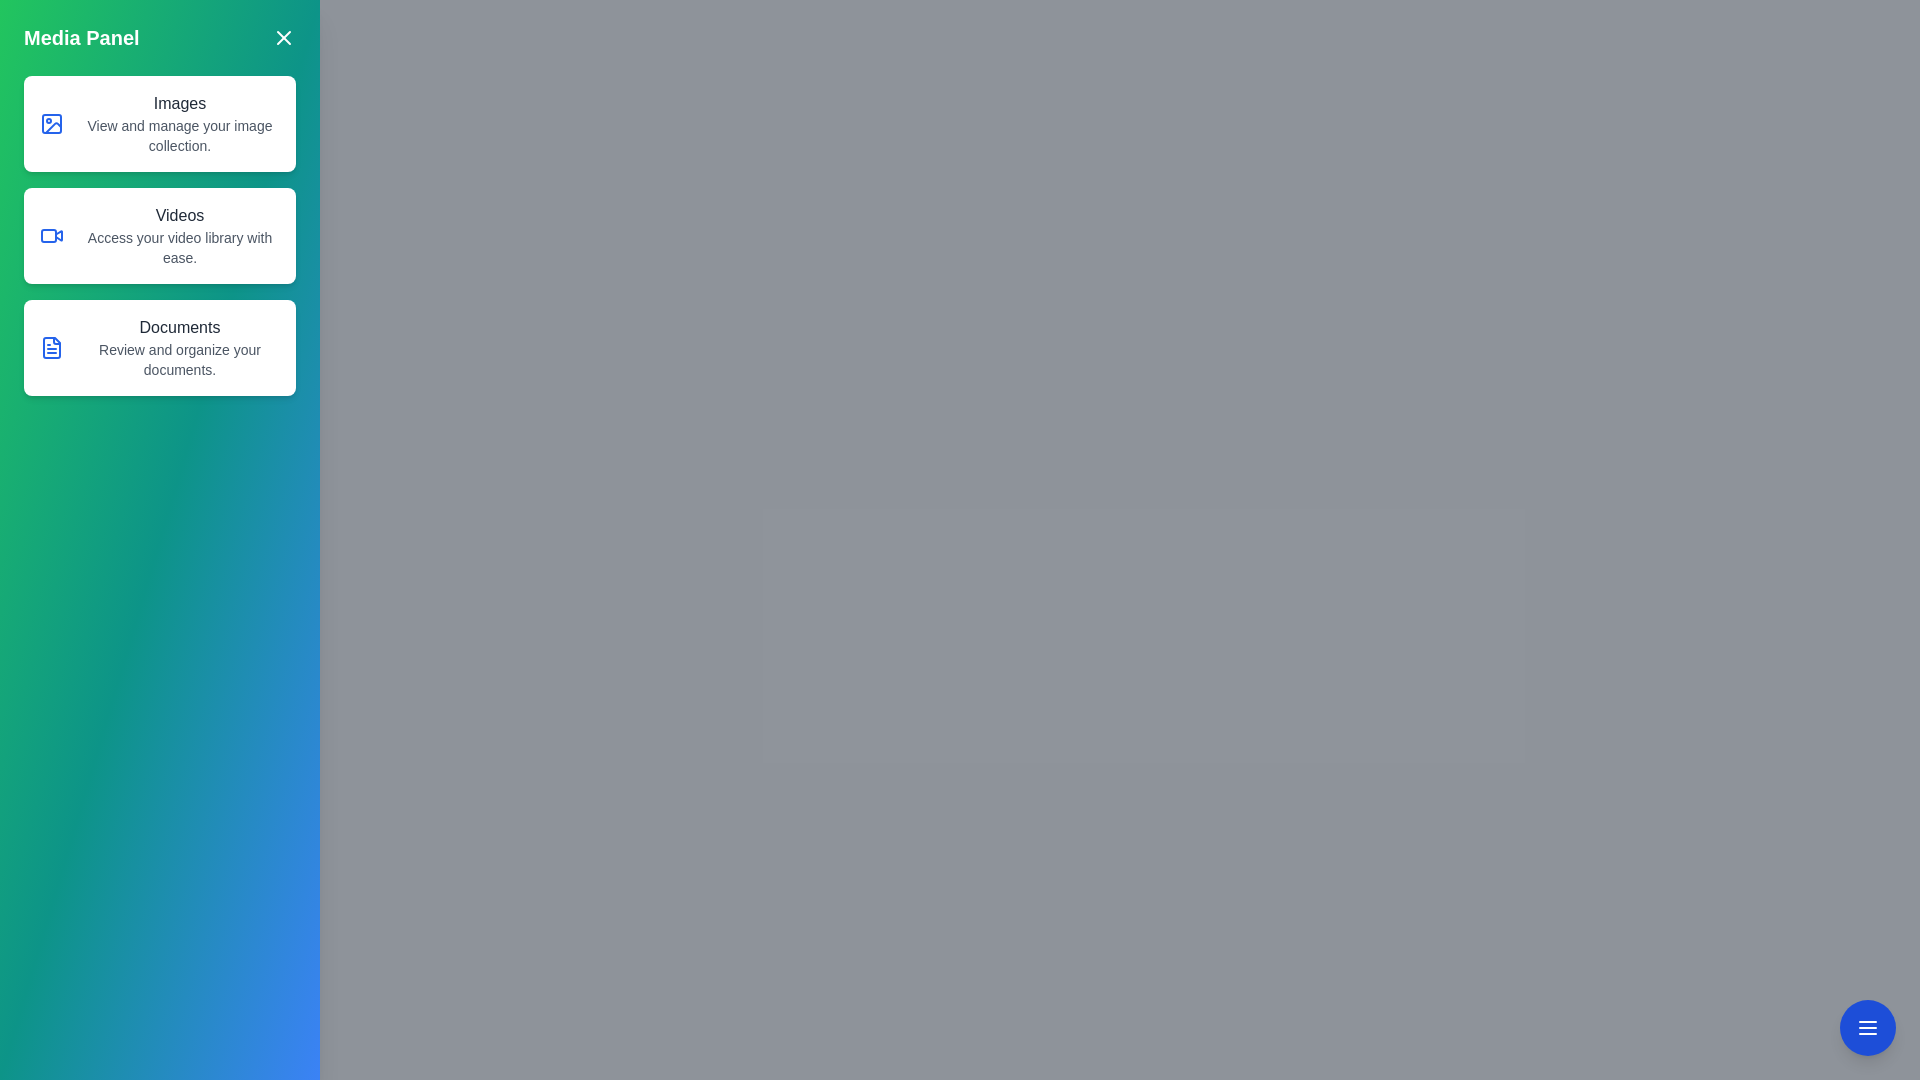  I want to click on the Informational Text Block that features a bold title 'Videos' and a tagline 'Access your video library with ease.', which is located in the middle card of three stacked cards on the left panel, so click(180, 234).